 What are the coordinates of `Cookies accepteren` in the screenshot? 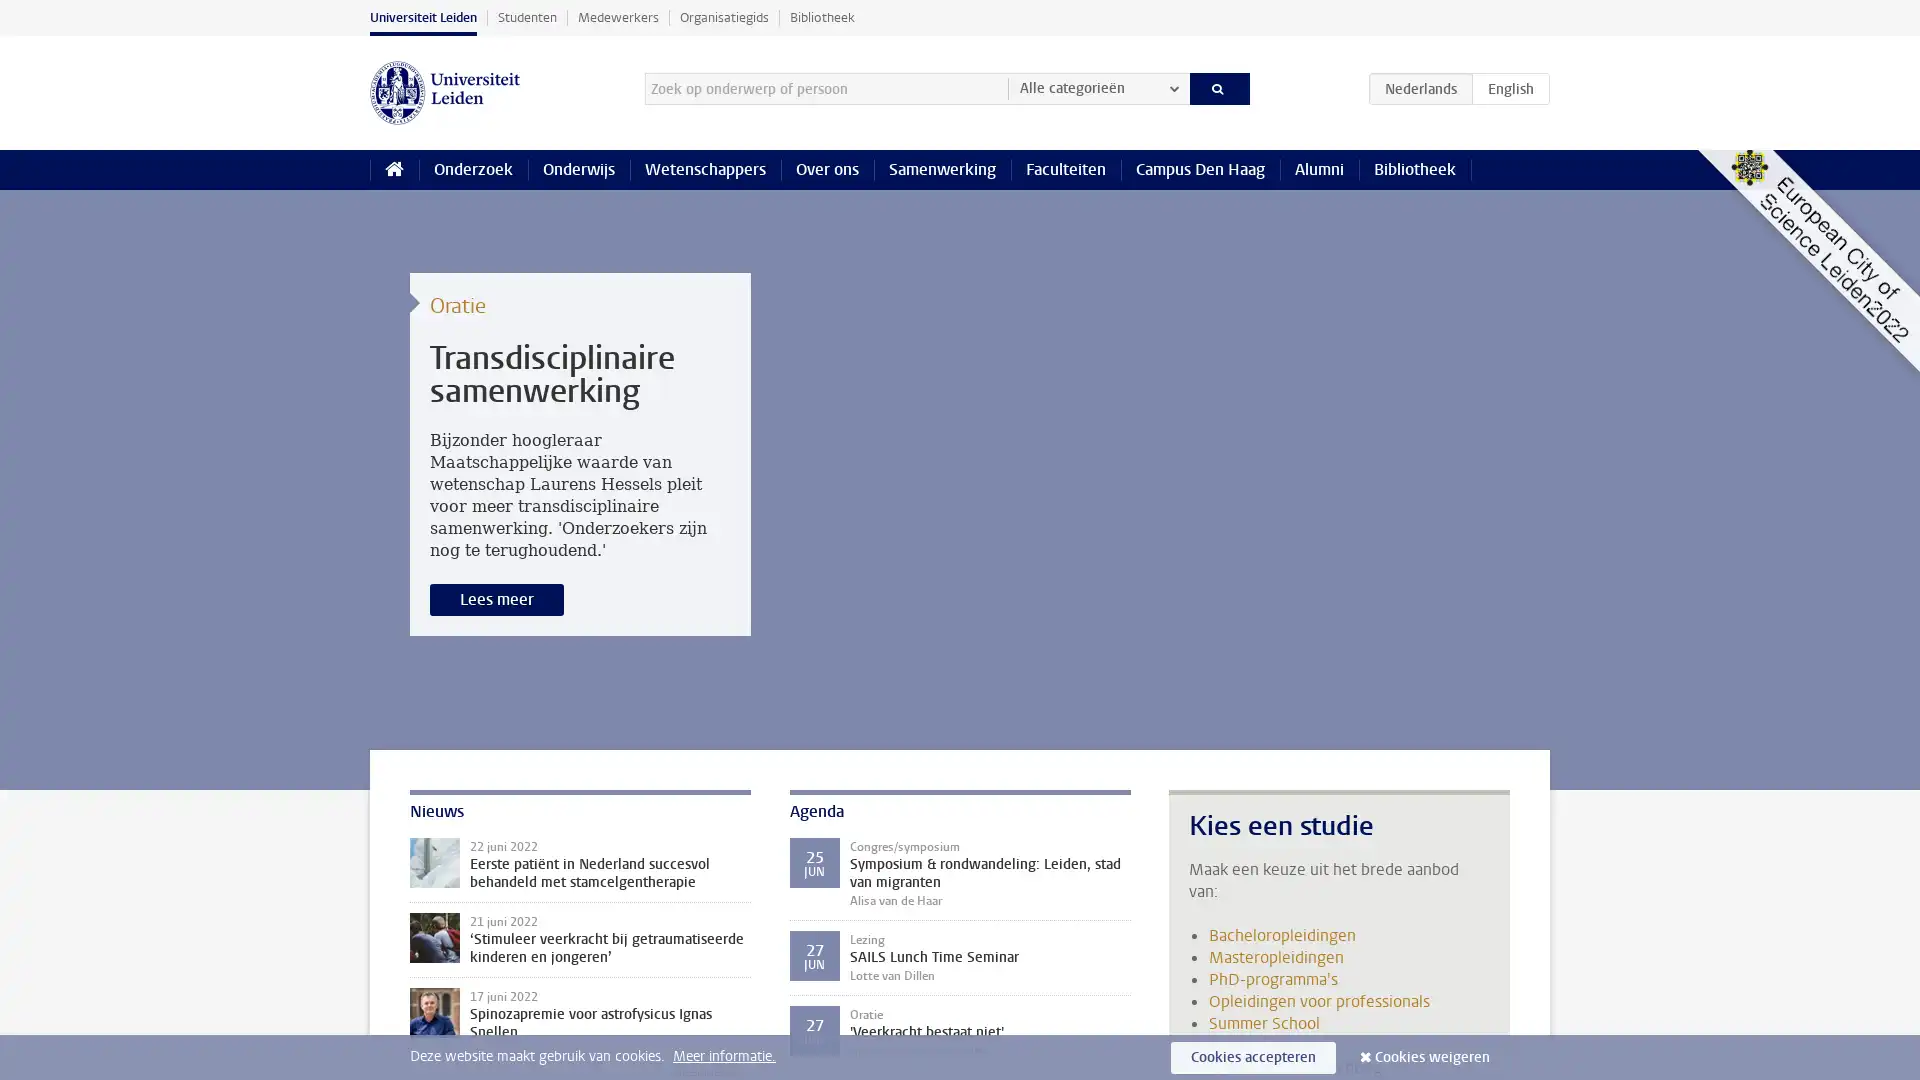 It's located at (1252, 1056).